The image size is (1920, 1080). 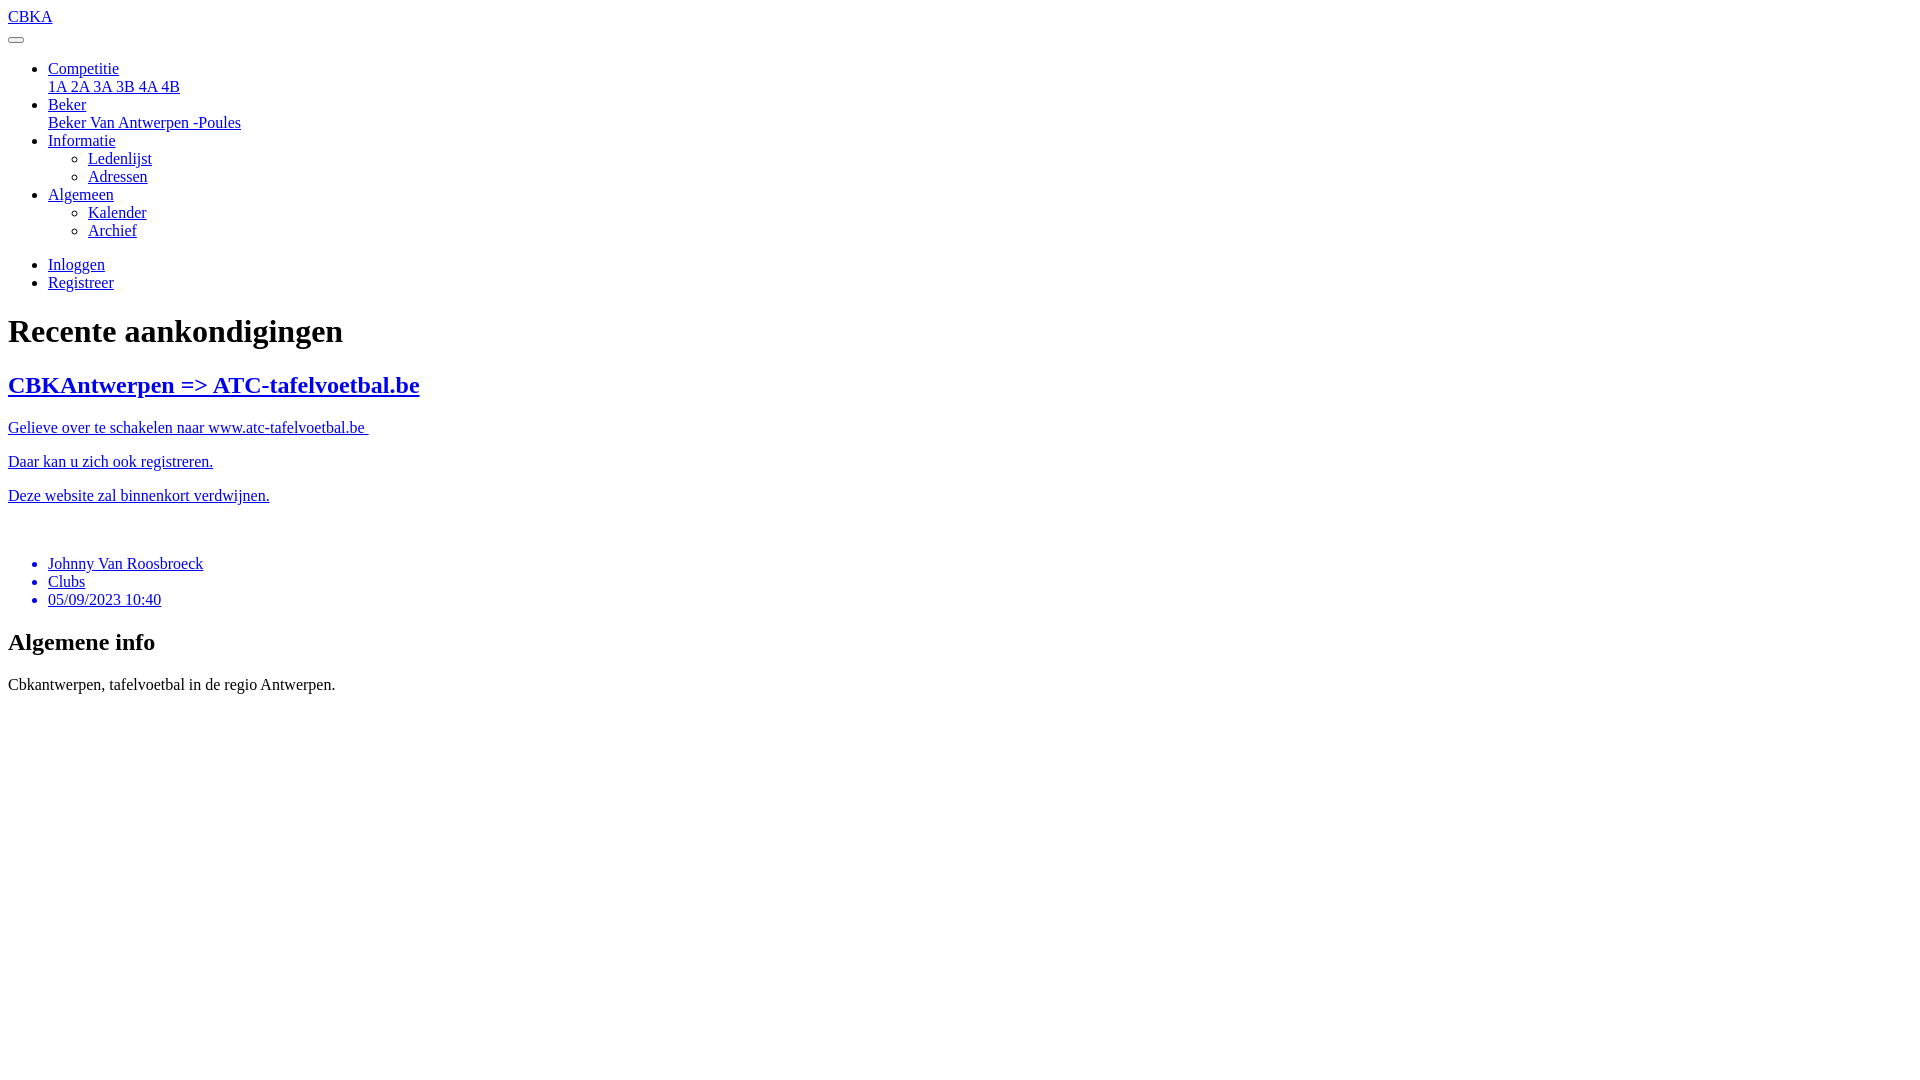 What do you see at coordinates (80, 139) in the screenshot?
I see `'Informatie'` at bounding box center [80, 139].